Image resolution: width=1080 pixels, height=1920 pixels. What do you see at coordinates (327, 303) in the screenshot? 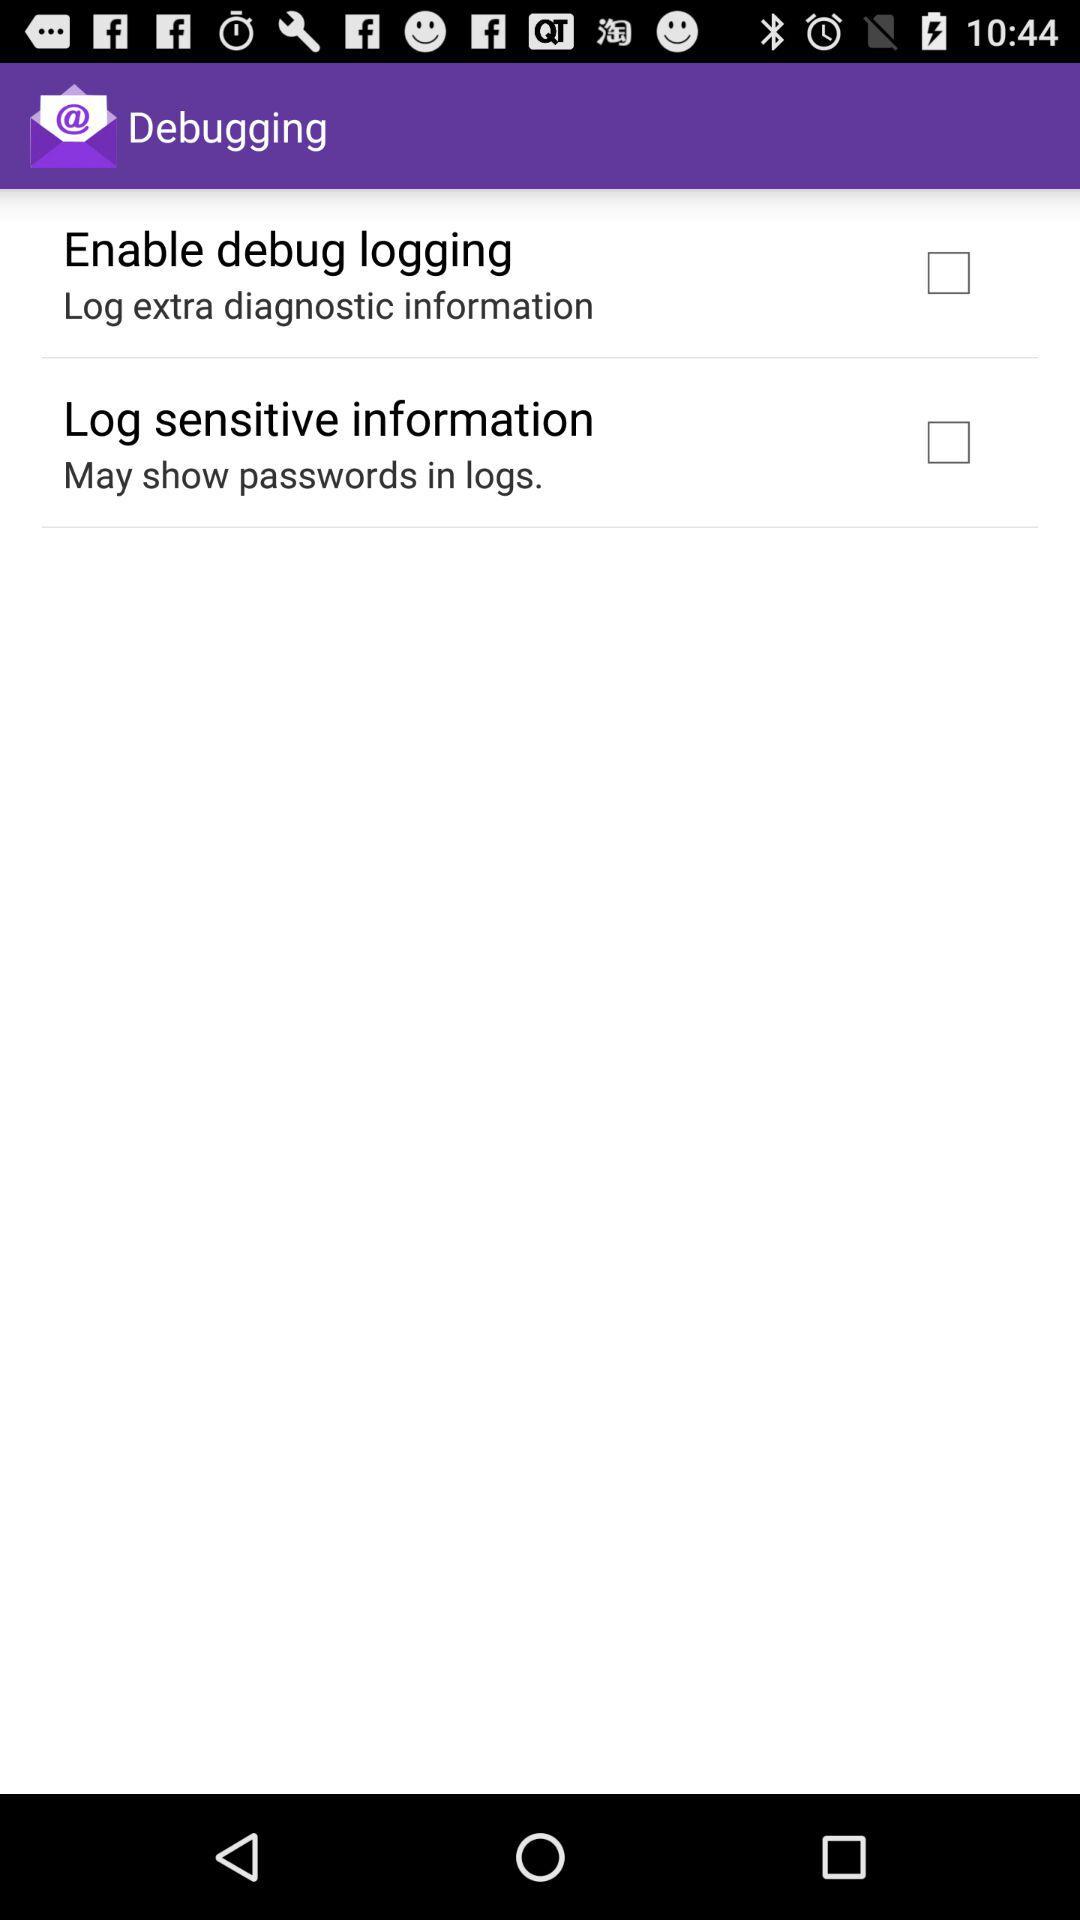
I see `item below the enable debug logging app` at bounding box center [327, 303].